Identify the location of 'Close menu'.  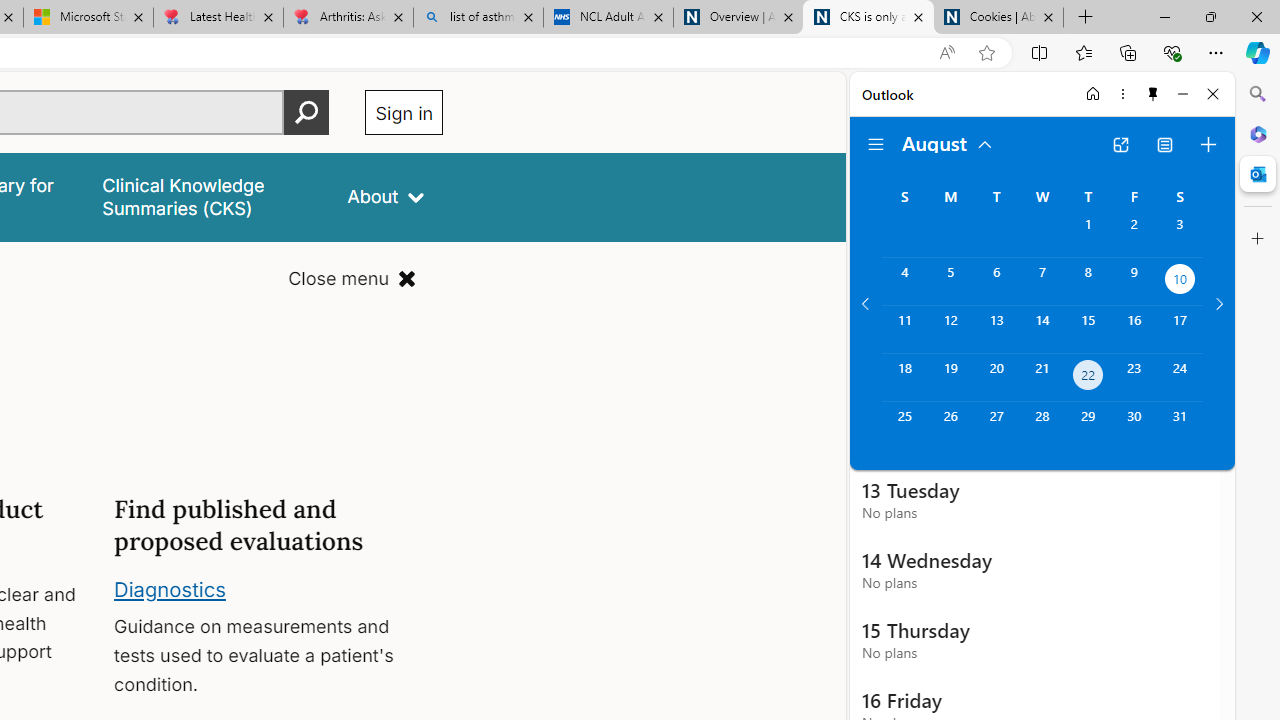
(352, 279).